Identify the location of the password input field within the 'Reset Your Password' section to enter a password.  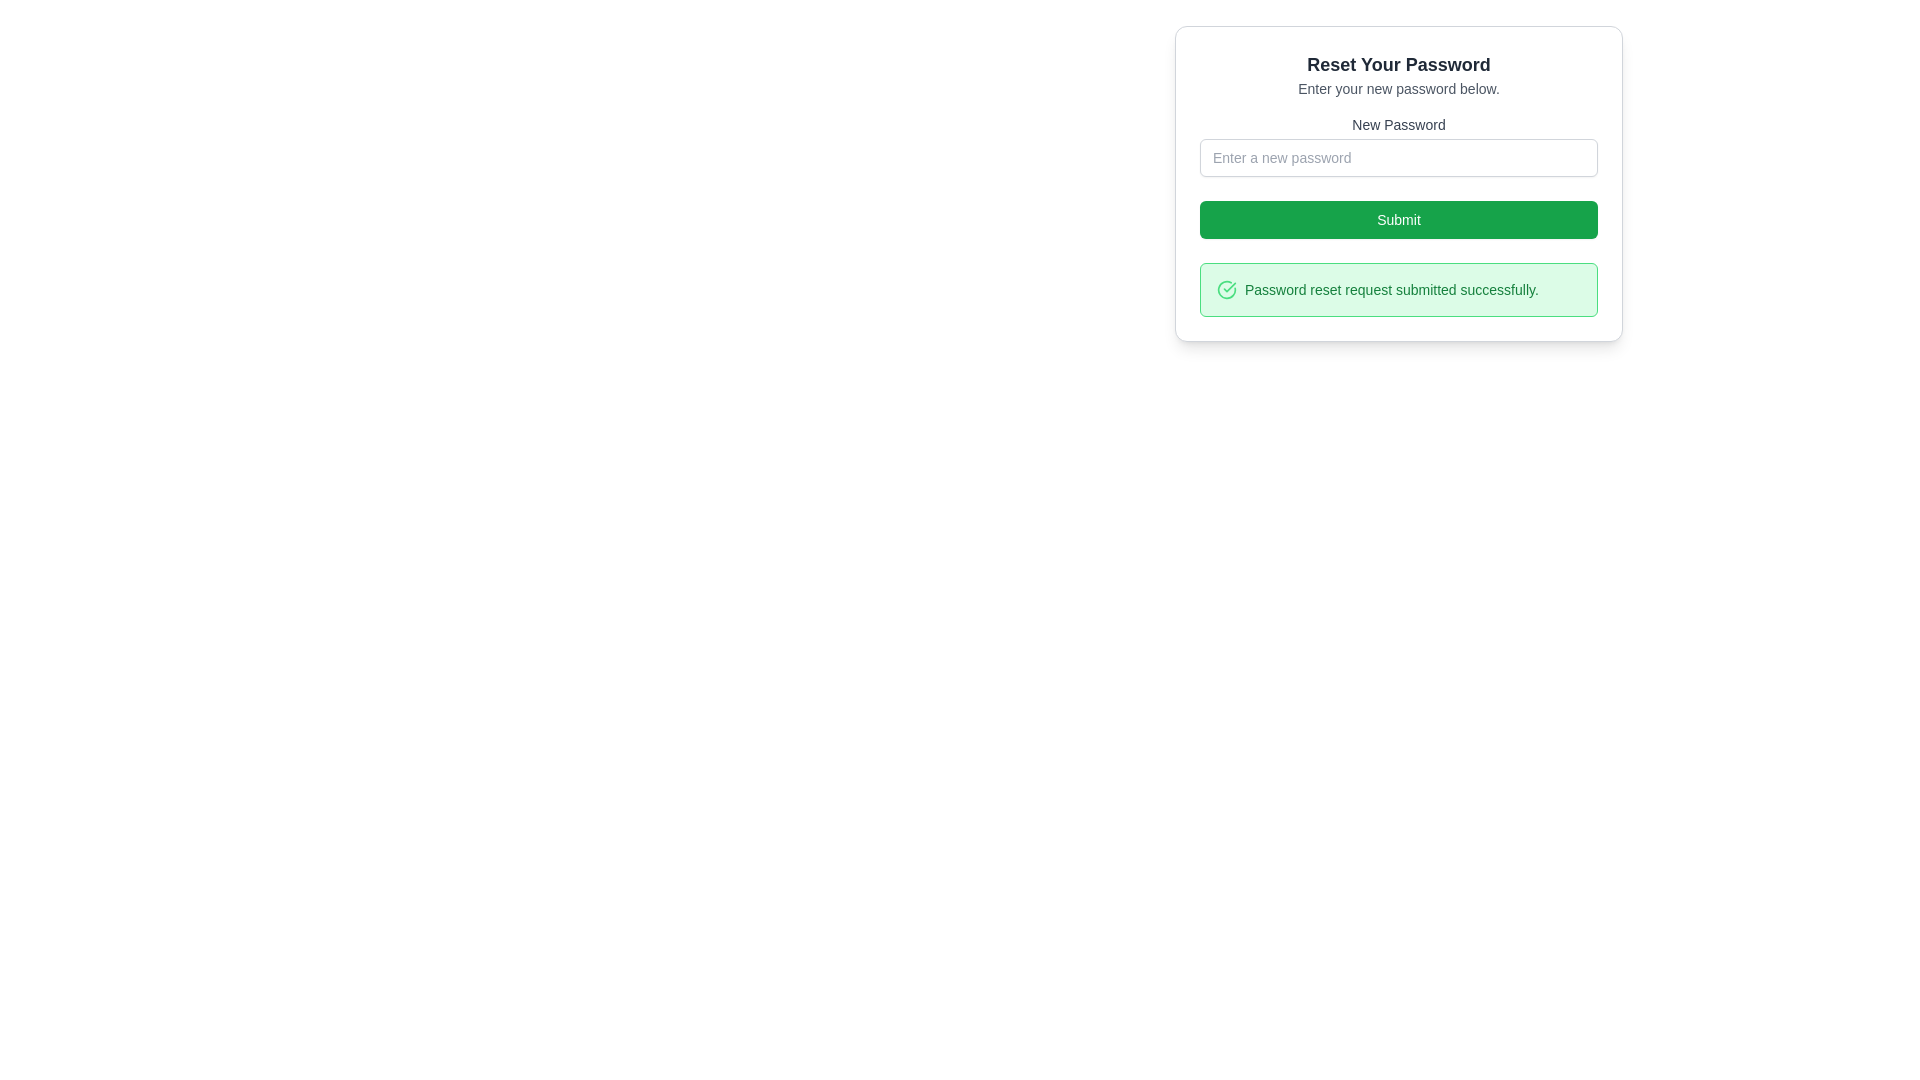
(1397, 184).